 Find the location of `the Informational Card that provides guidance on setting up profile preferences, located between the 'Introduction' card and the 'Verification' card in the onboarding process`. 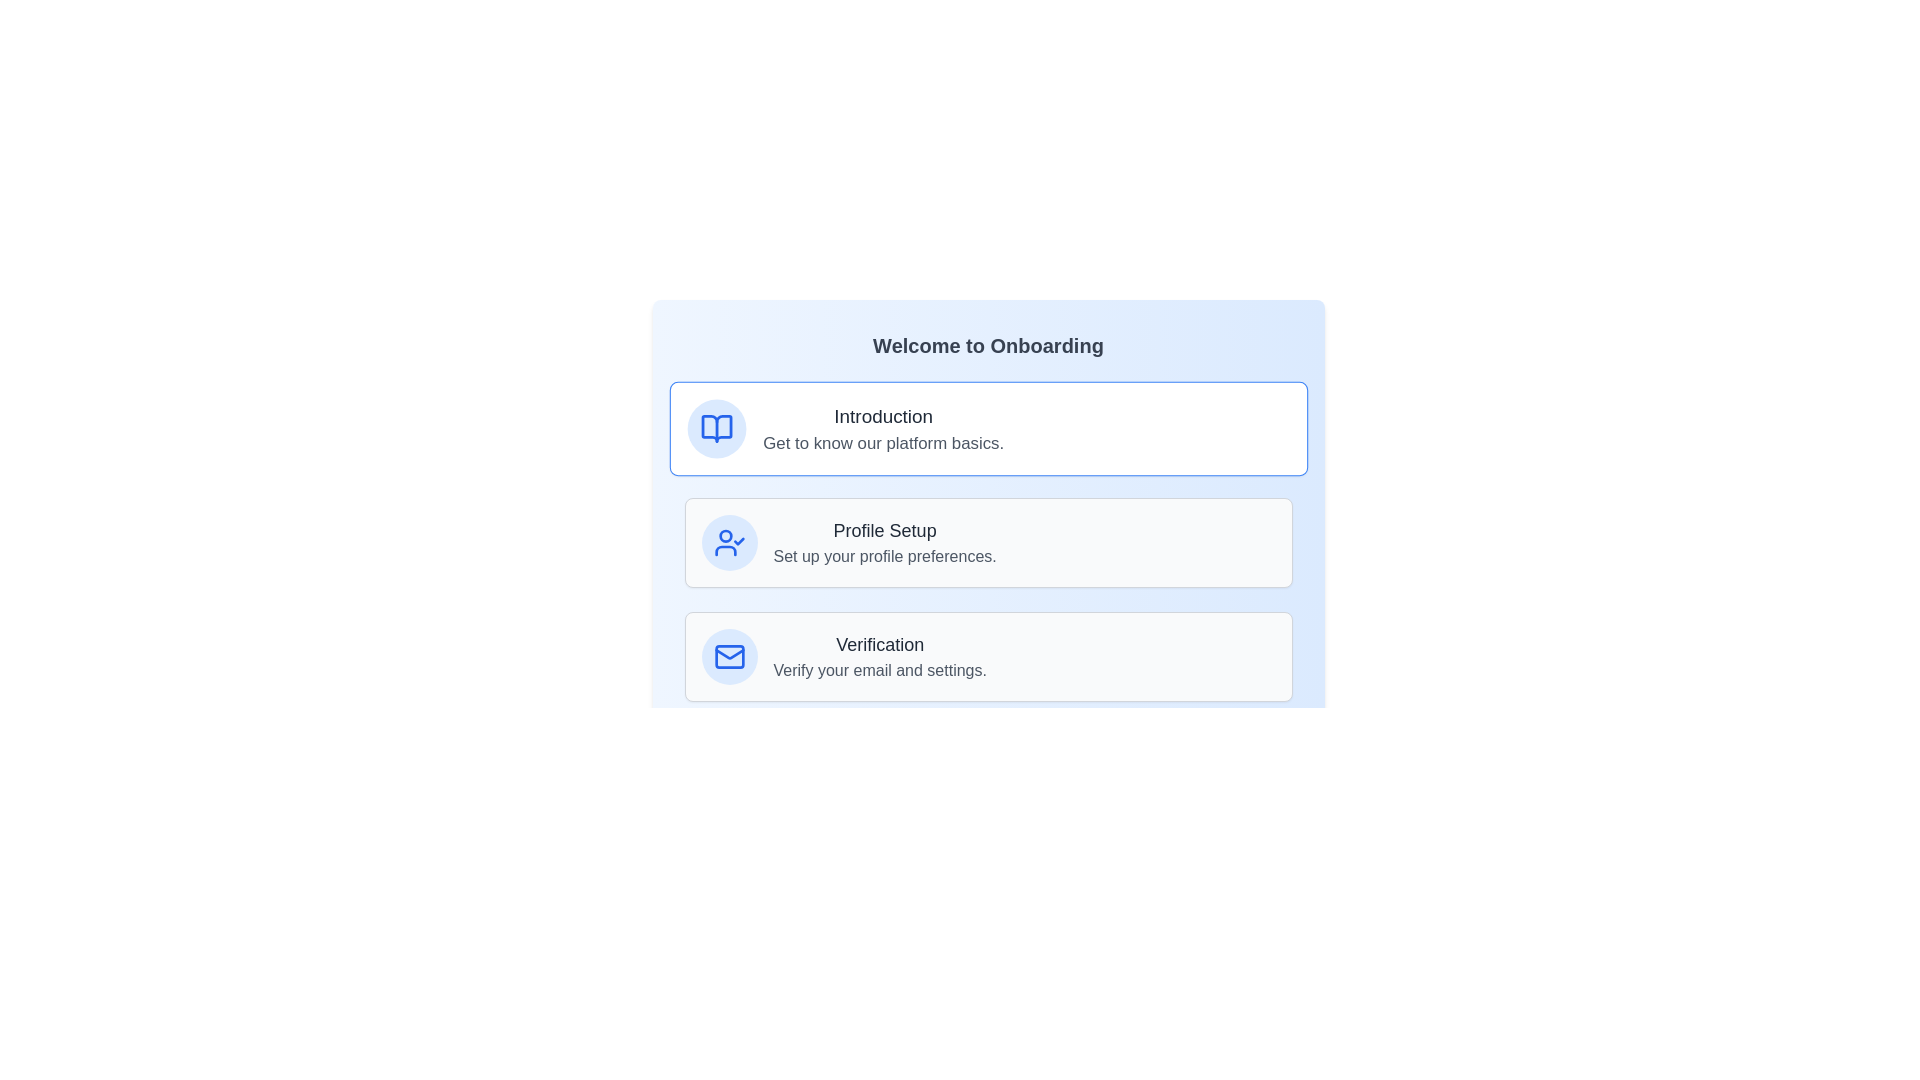

the Informational Card that provides guidance on setting up profile preferences, located between the 'Introduction' card and the 'Verification' card in the onboarding process is located at coordinates (988, 543).